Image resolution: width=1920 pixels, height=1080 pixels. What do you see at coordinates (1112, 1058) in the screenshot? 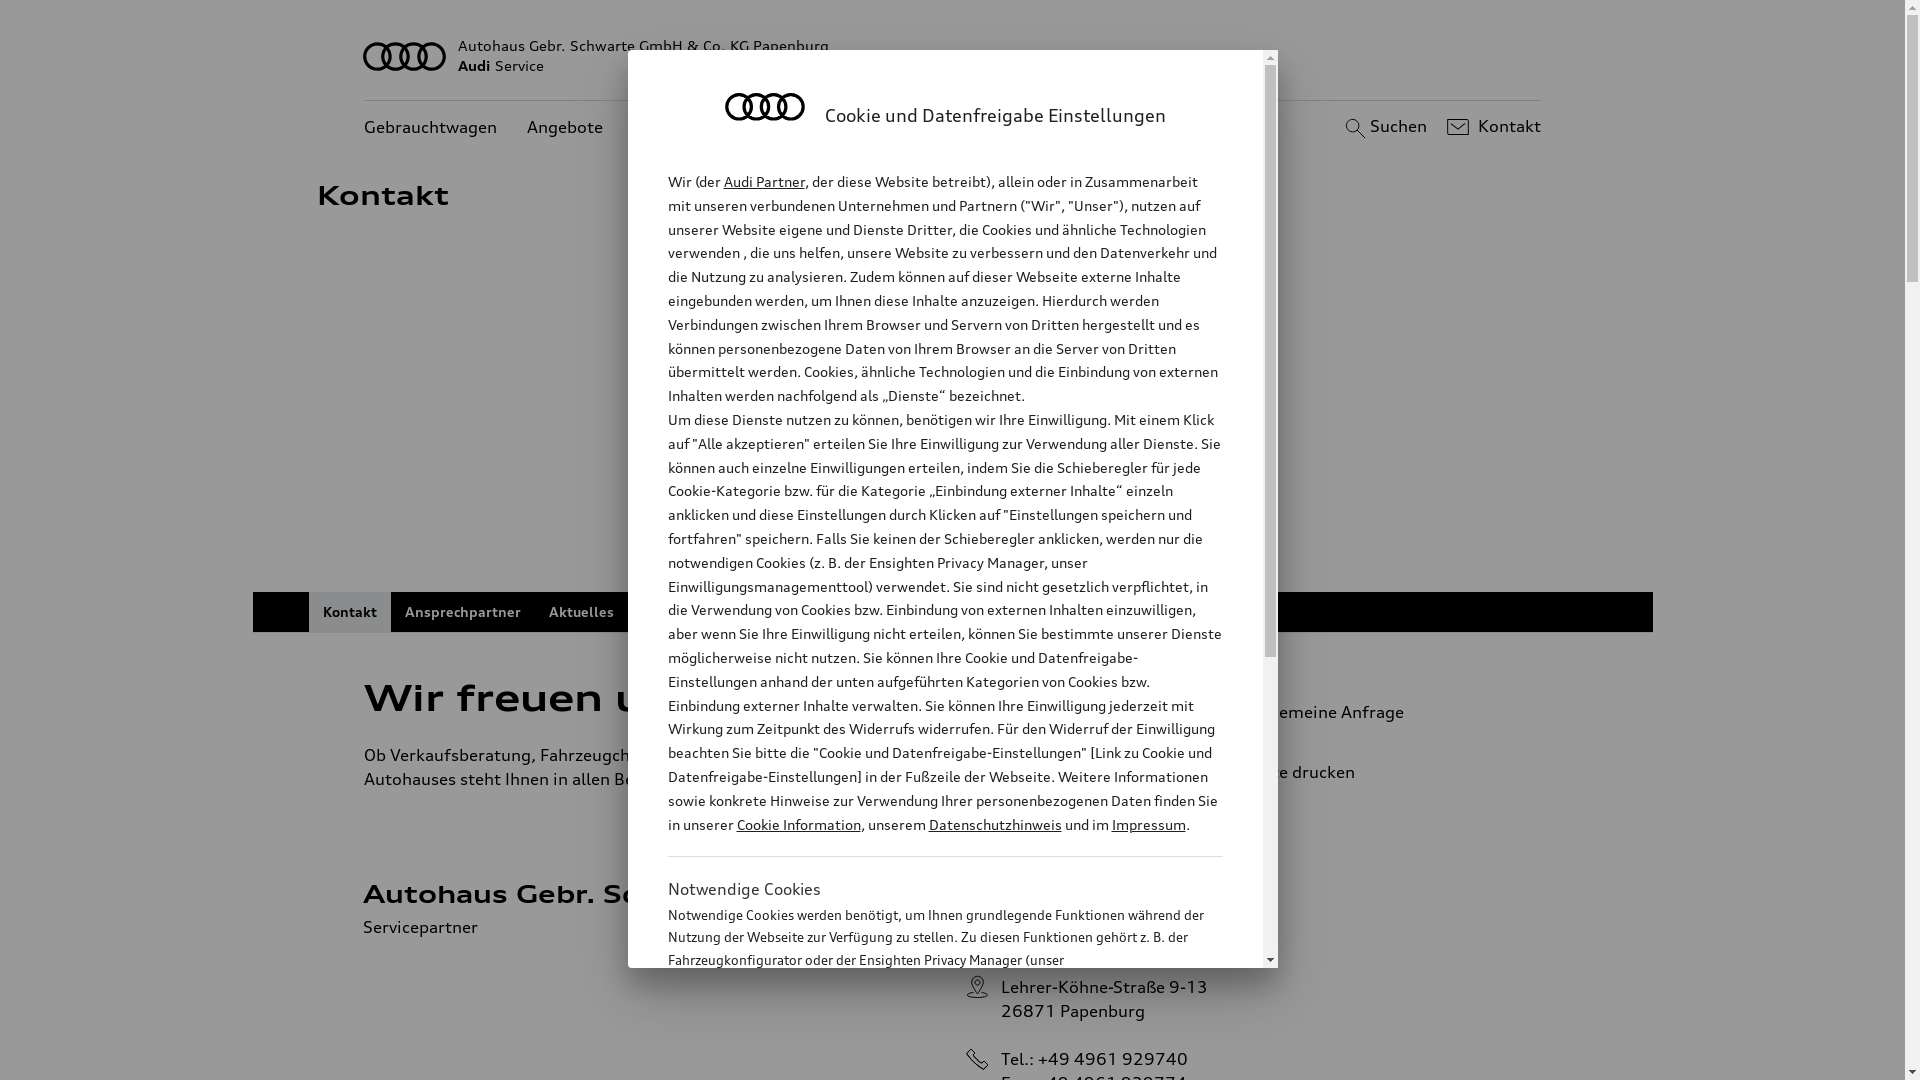
I see `'+49 4961 929740'` at bounding box center [1112, 1058].